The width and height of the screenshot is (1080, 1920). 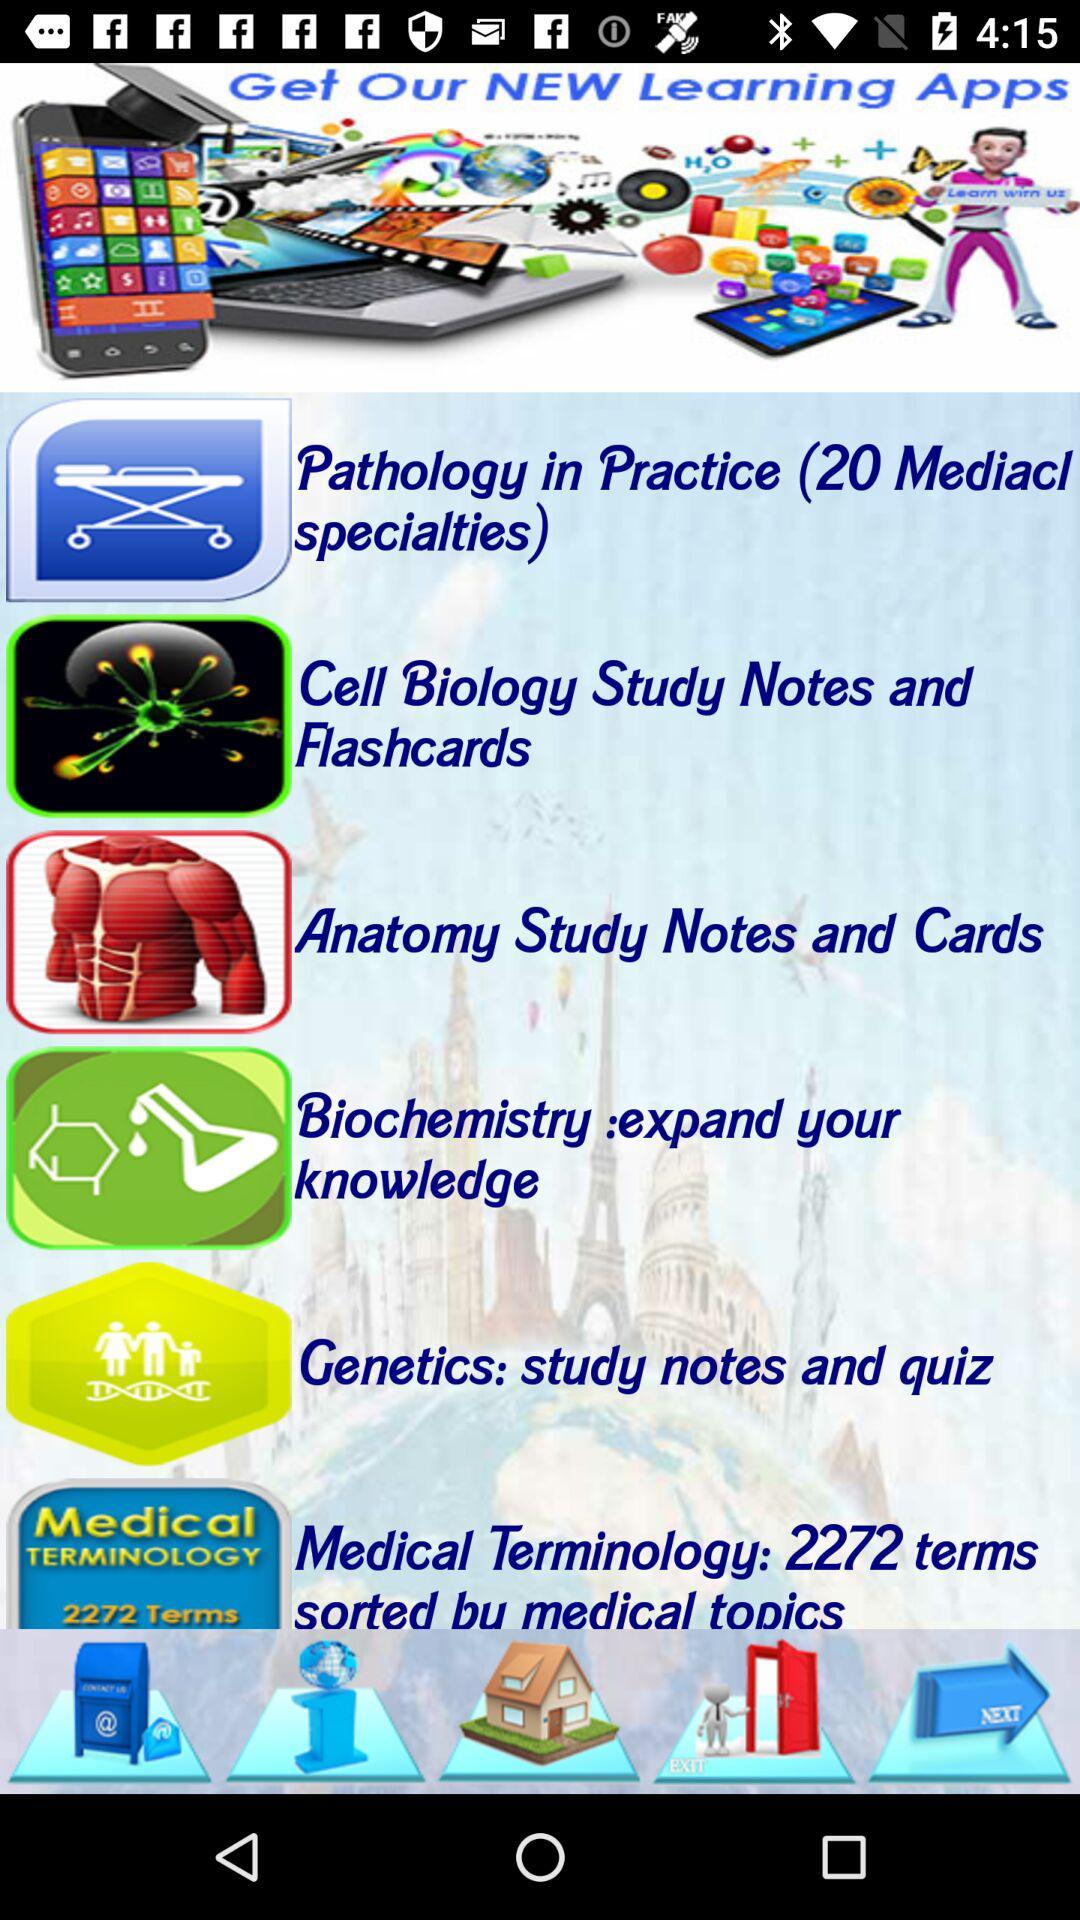 What do you see at coordinates (968, 1710) in the screenshot?
I see `the arrow_forward icon` at bounding box center [968, 1710].